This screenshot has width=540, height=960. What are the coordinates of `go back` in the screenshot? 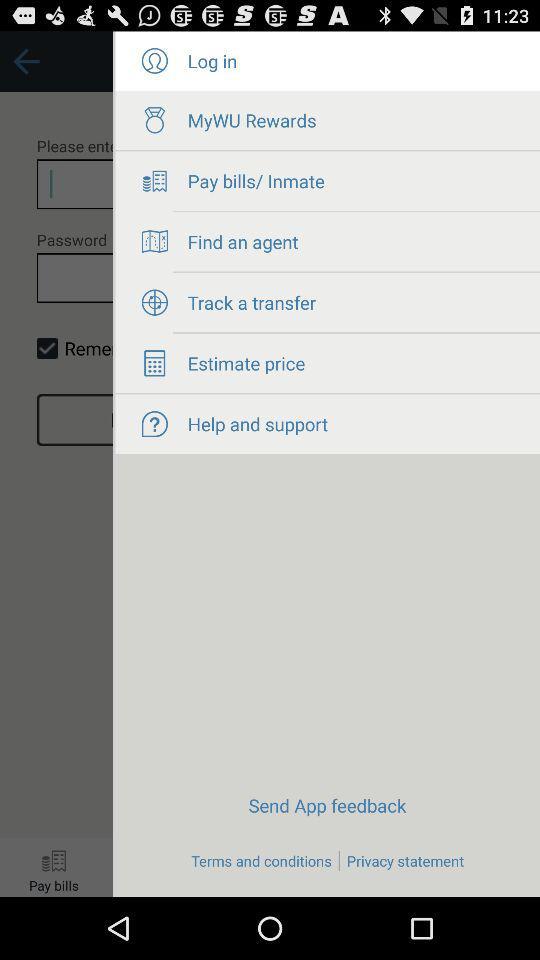 It's located at (56, 464).